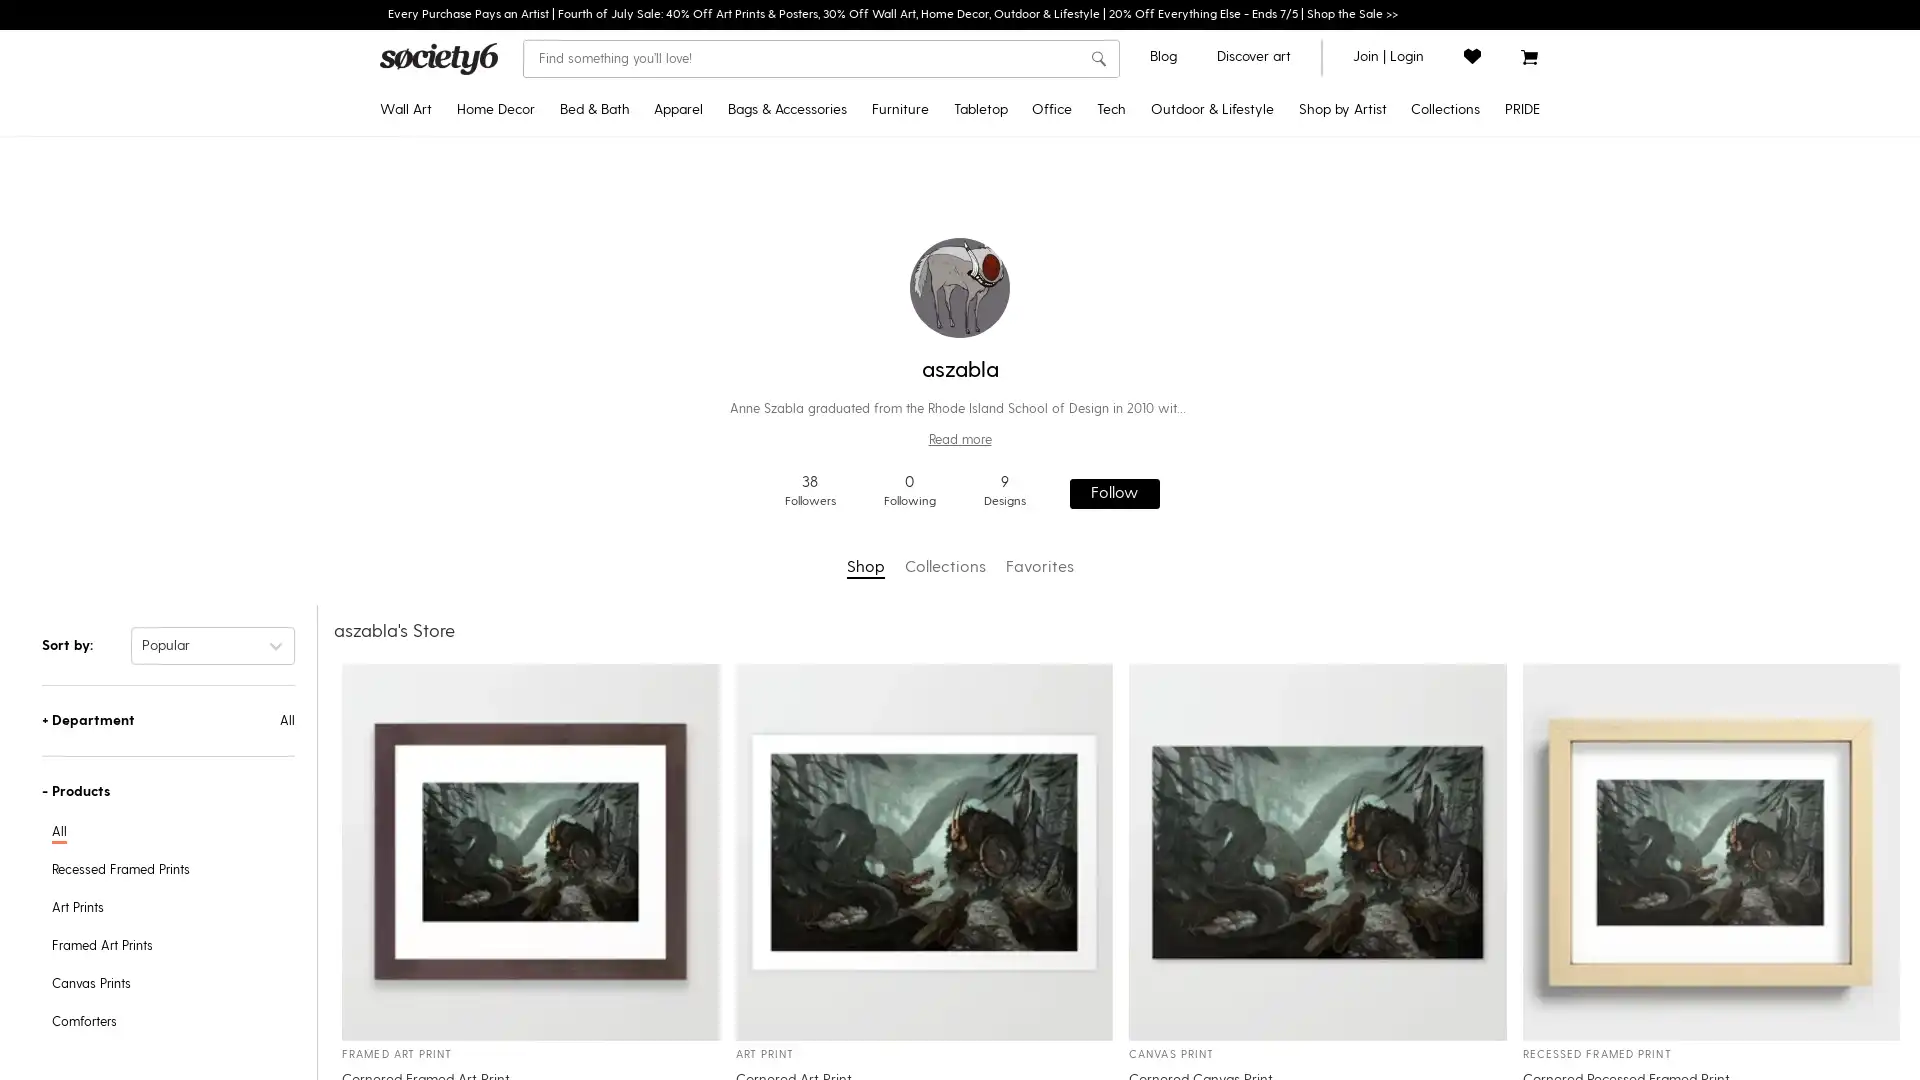  Describe the element at coordinates (470, 514) in the screenshot. I see `Mini Art Prints` at that location.